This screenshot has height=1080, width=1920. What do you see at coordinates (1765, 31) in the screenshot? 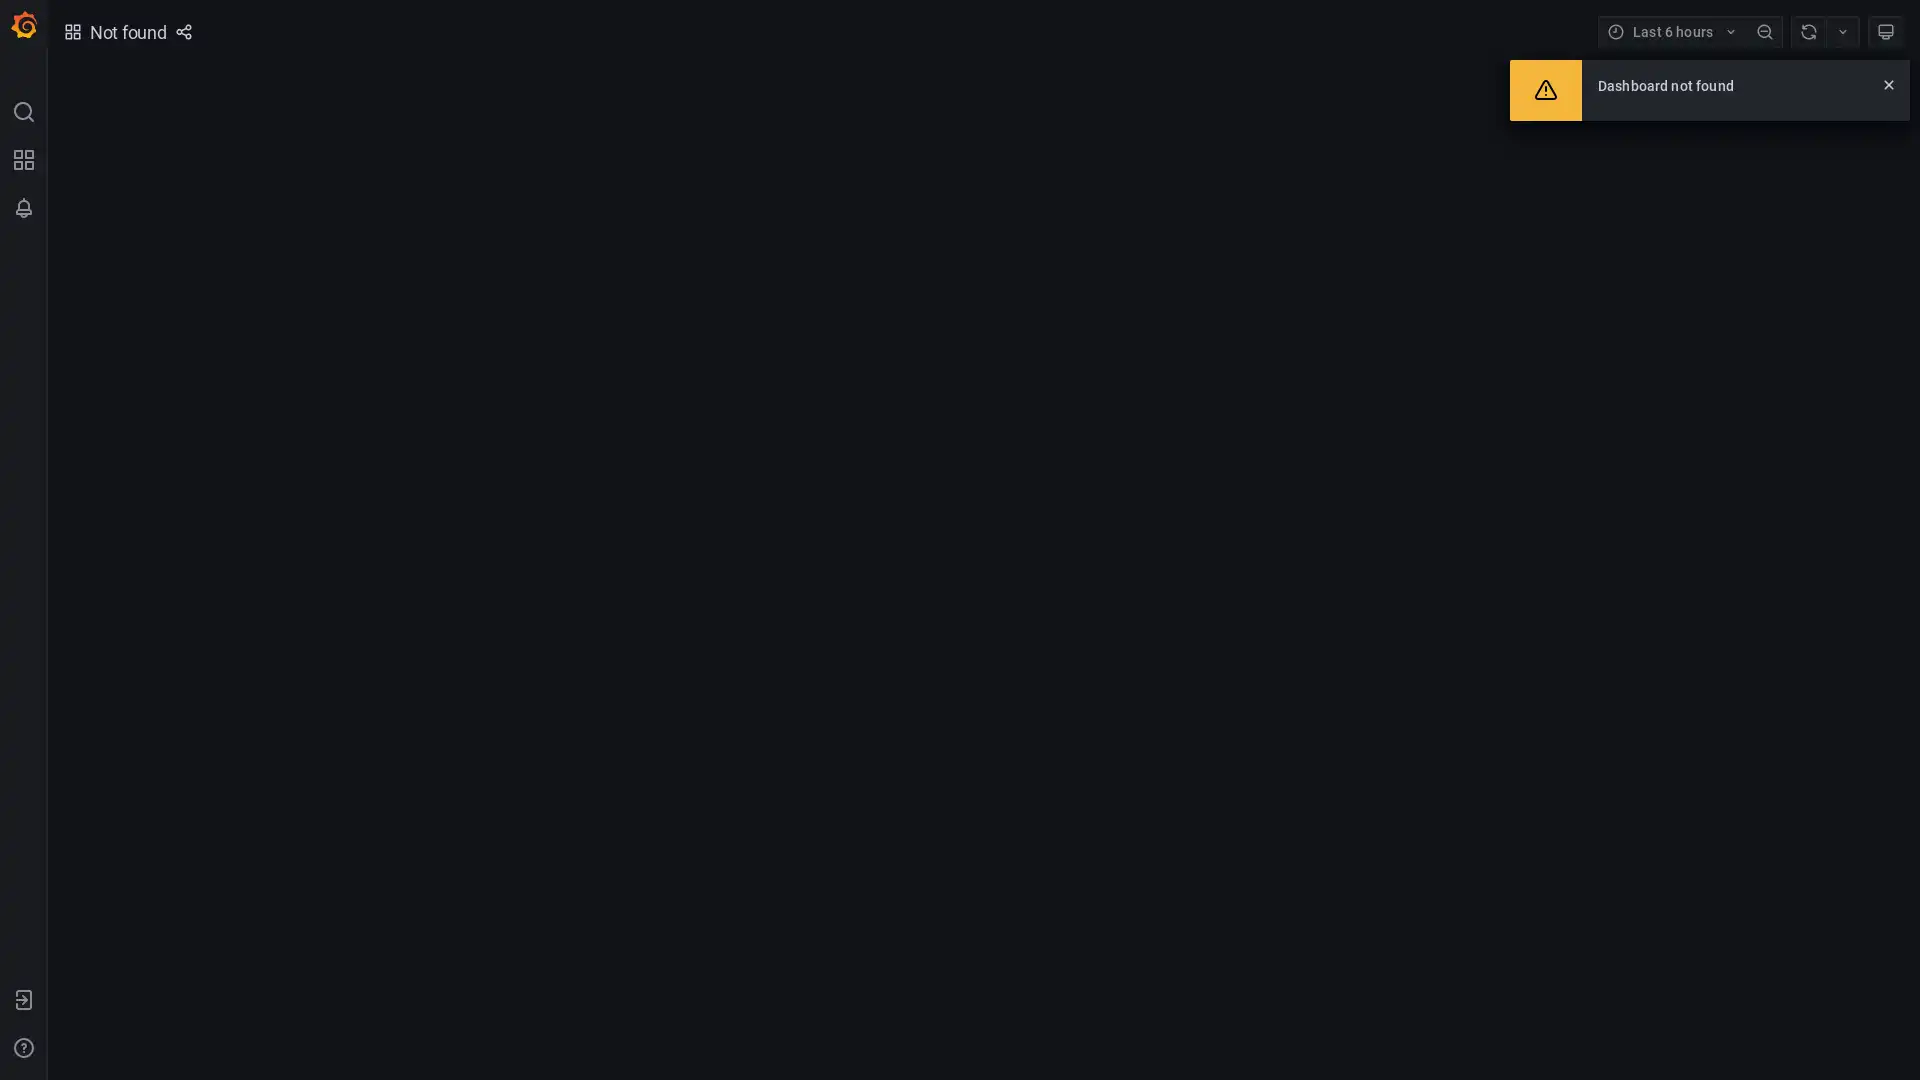
I see `Zoom out time range` at bounding box center [1765, 31].